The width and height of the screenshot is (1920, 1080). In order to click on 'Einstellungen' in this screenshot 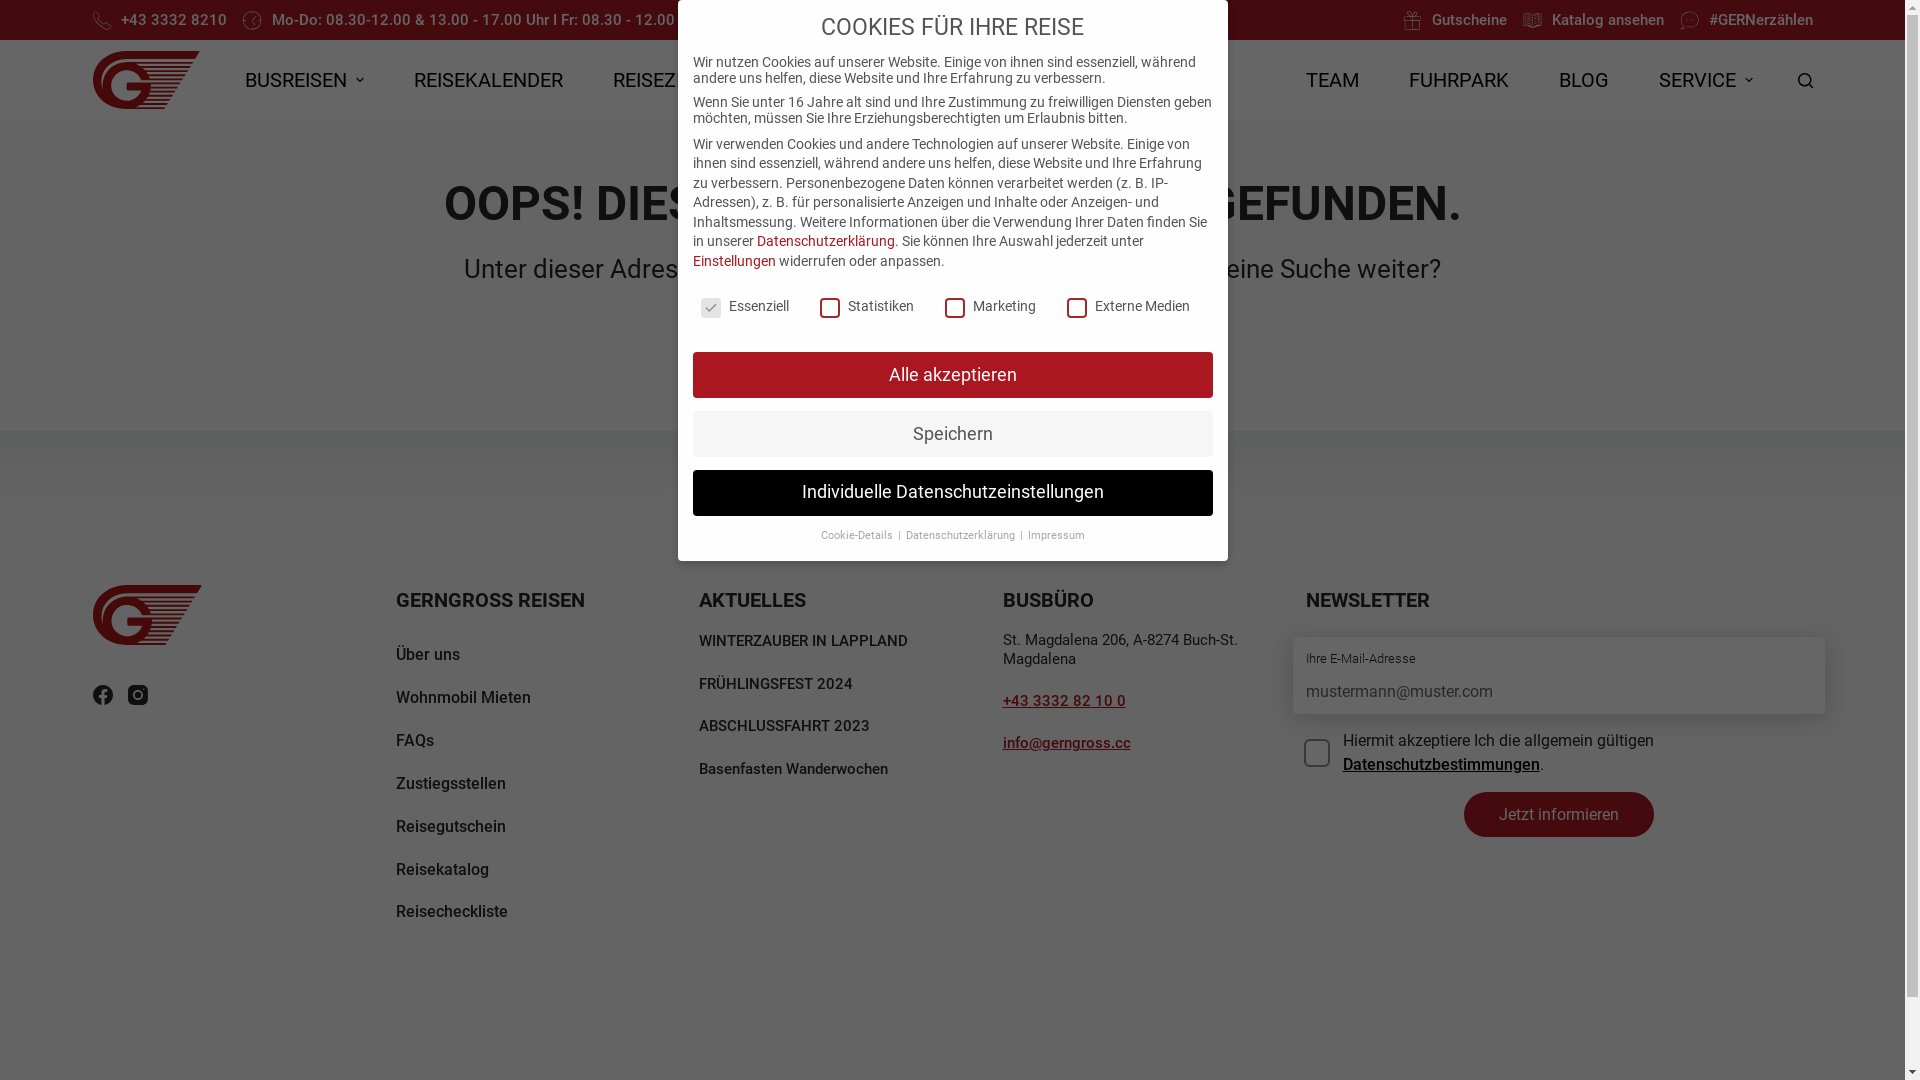, I will do `click(732, 260)`.